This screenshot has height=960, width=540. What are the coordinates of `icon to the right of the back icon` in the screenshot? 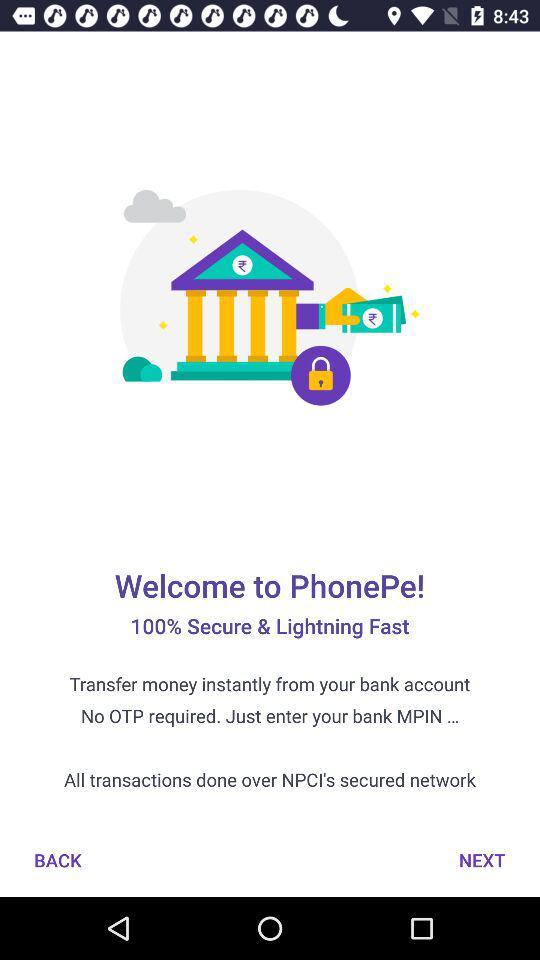 It's located at (481, 859).